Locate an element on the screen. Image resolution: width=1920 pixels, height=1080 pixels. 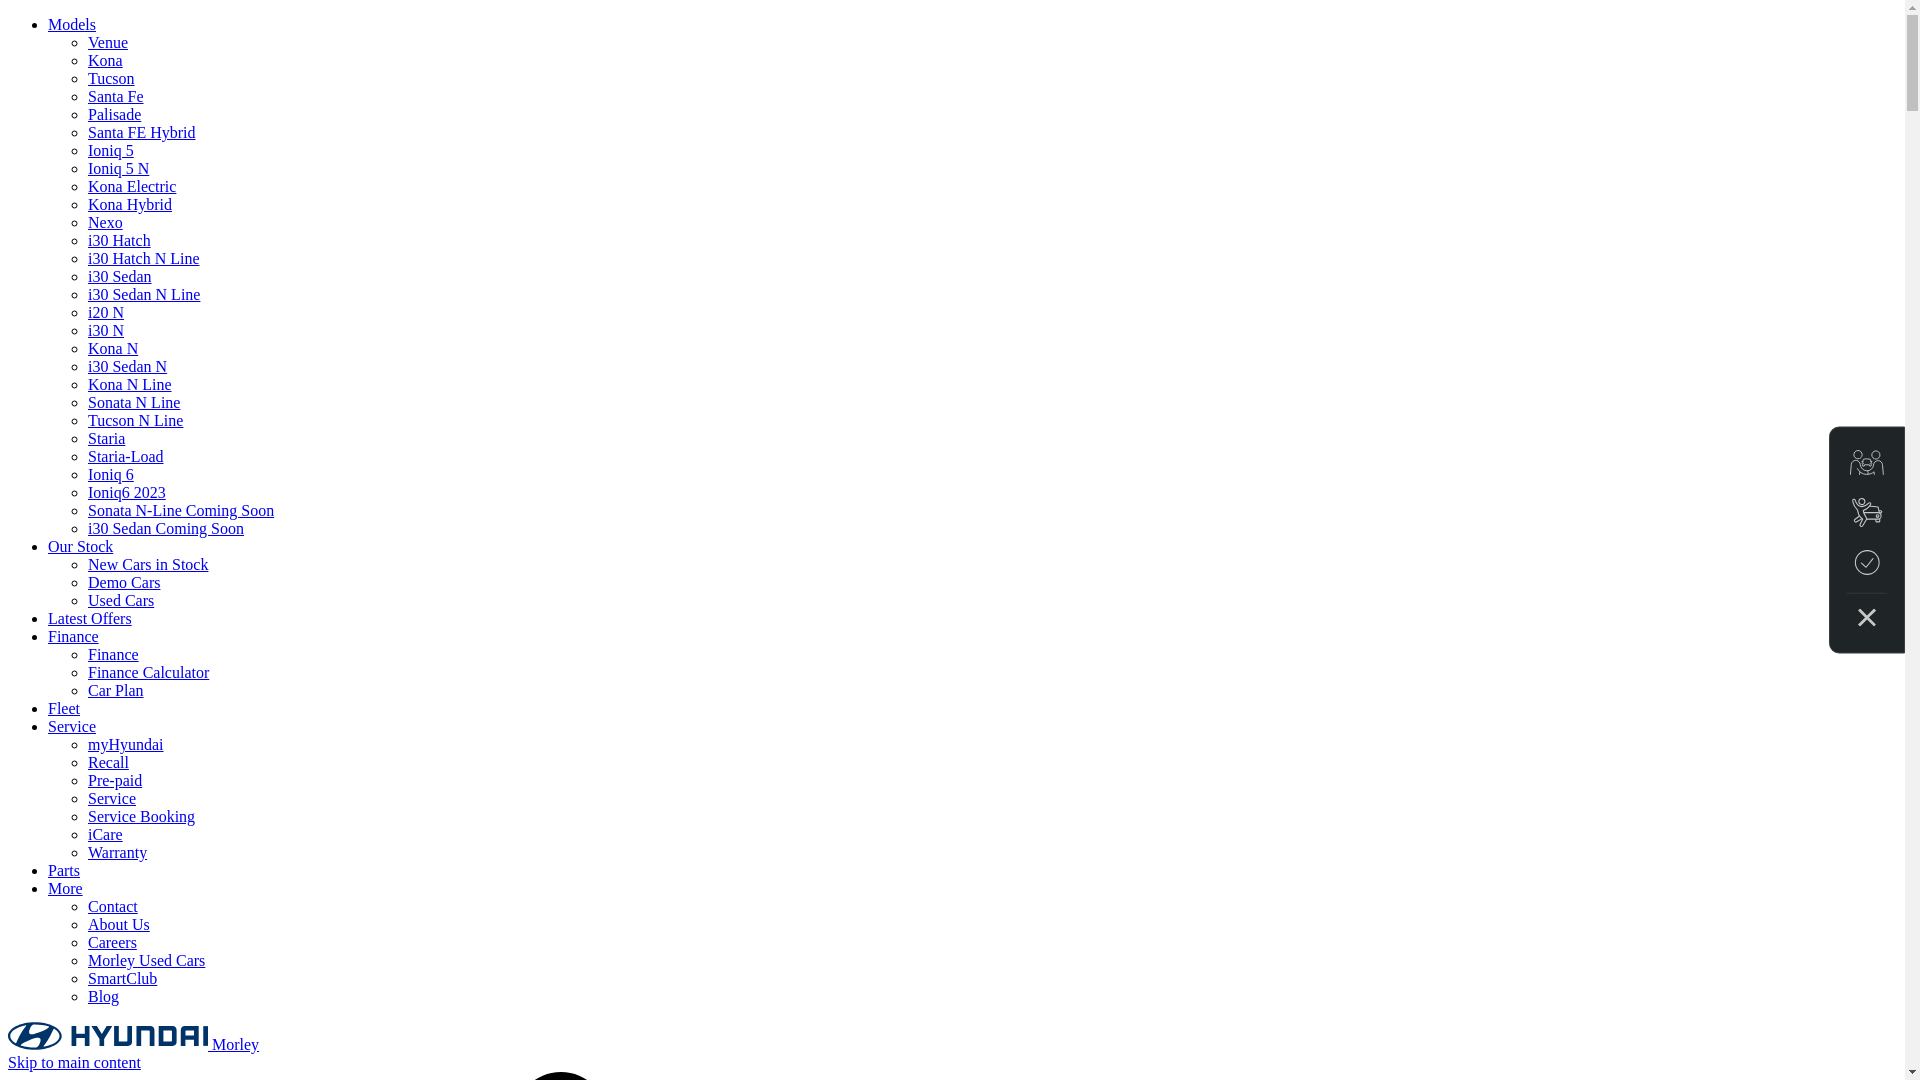
'About Us' is located at coordinates (118, 924).